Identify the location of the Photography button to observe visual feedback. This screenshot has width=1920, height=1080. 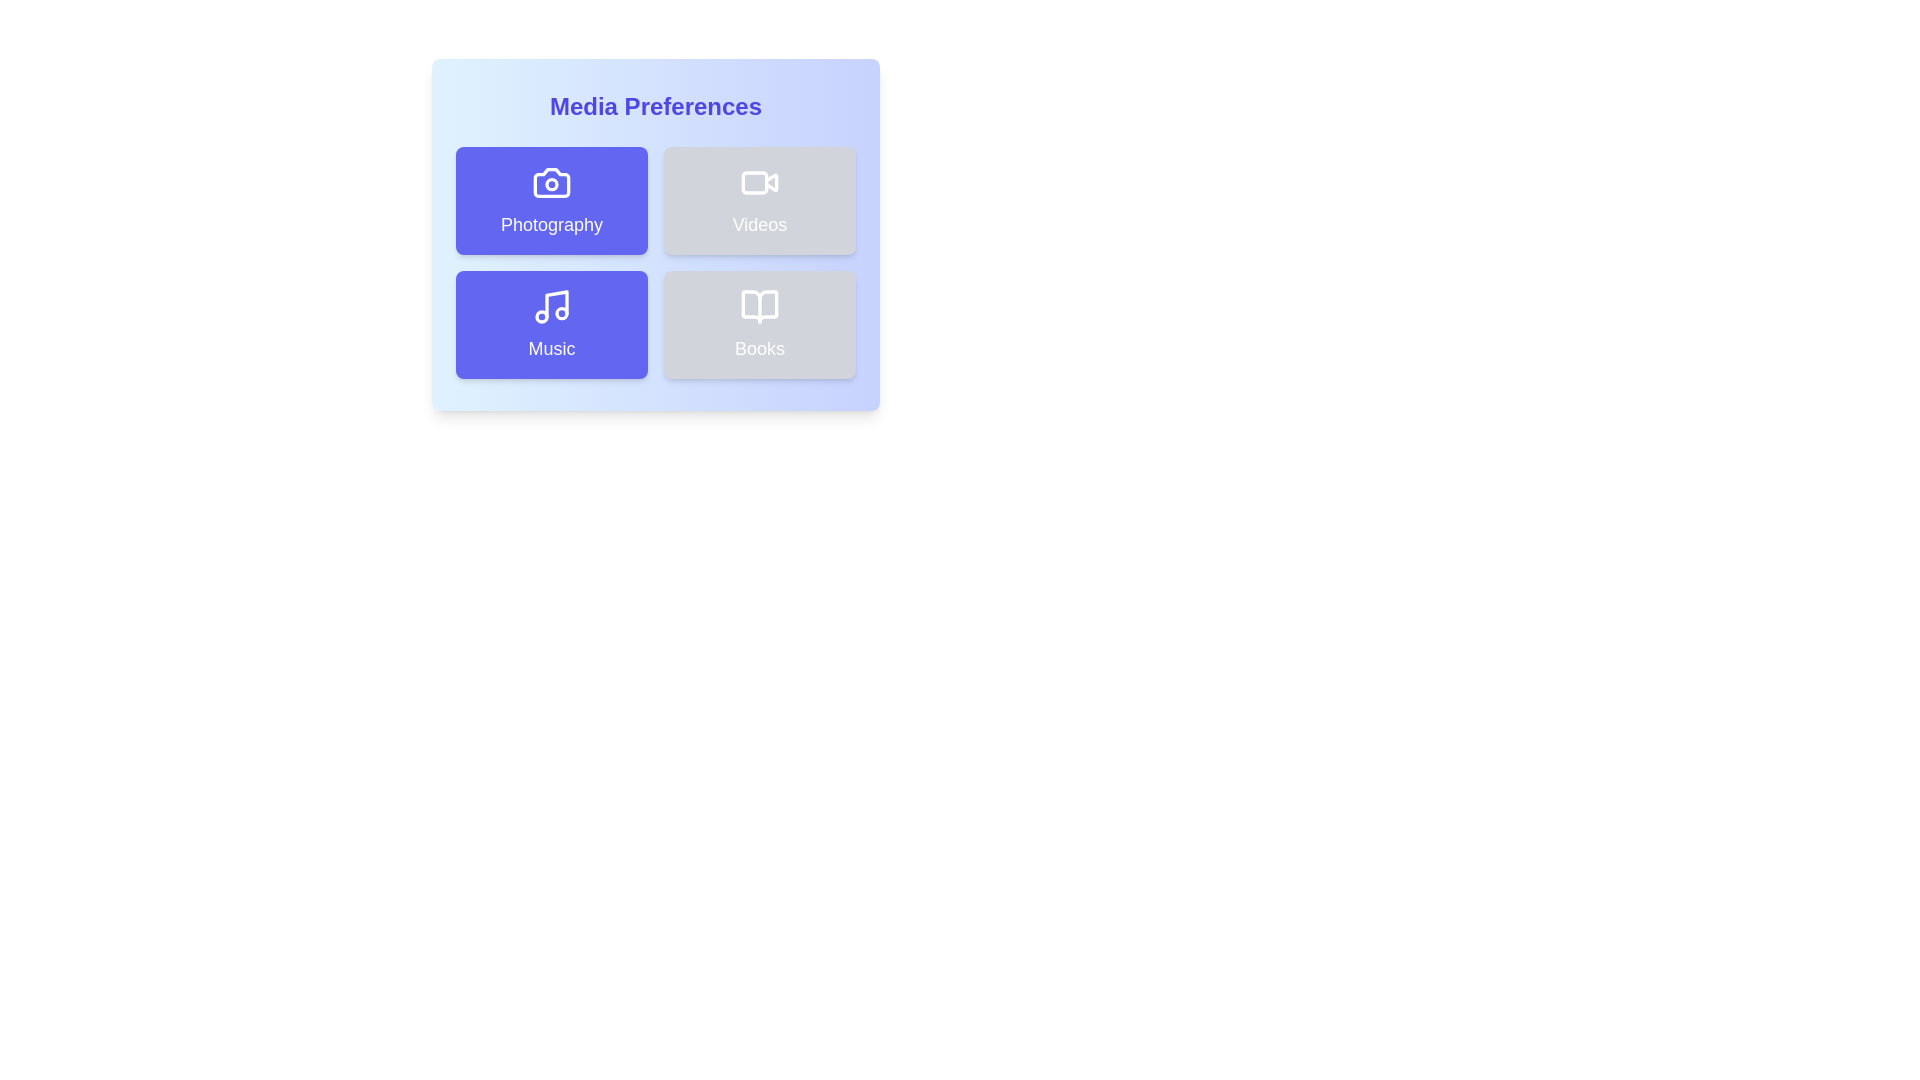
(552, 200).